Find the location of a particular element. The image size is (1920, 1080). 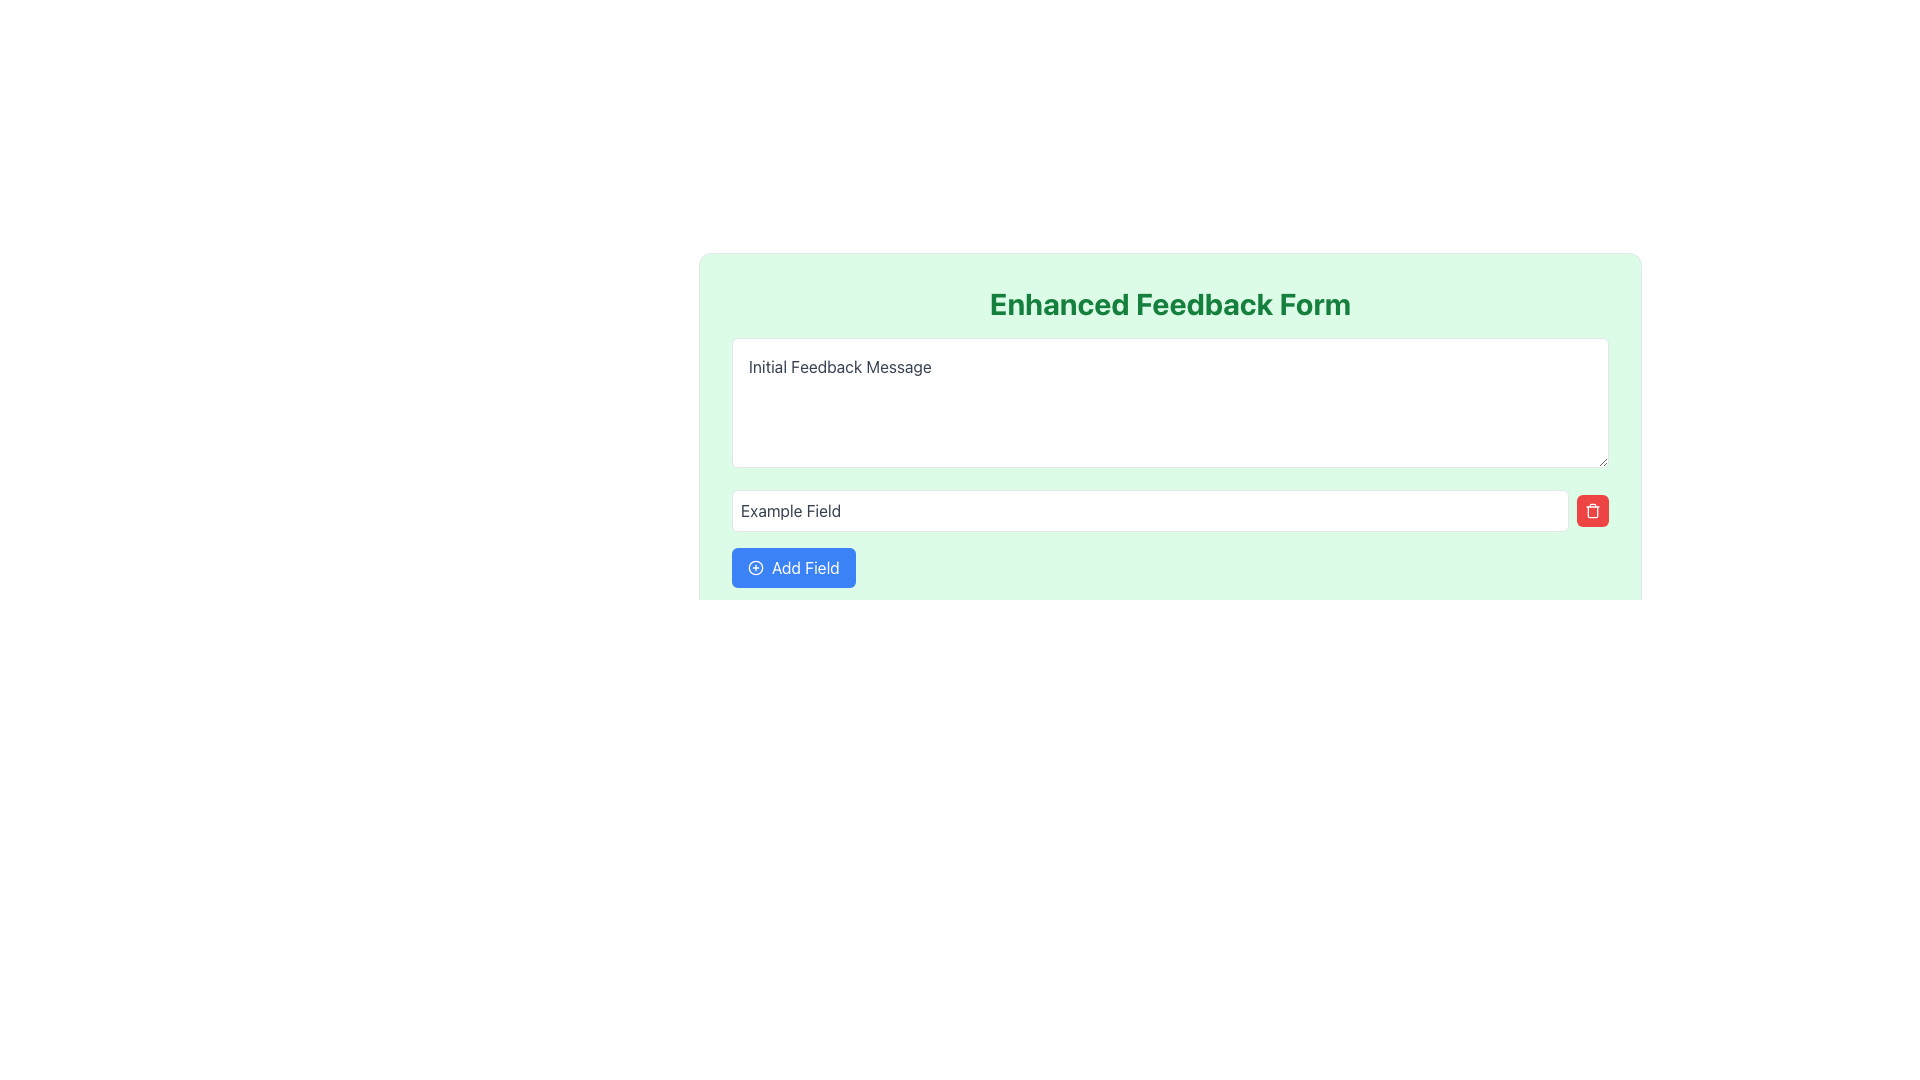

the blue 'Add Field' button with a white label and circular plus icon is located at coordinates (792, 567).